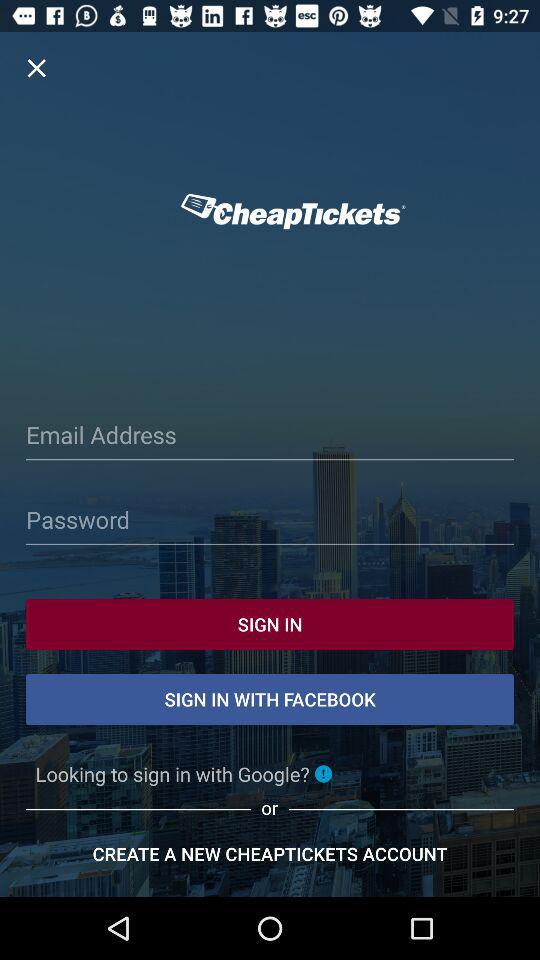  I want to click on the text which is just below sign in with facebook, so click(183, 773).